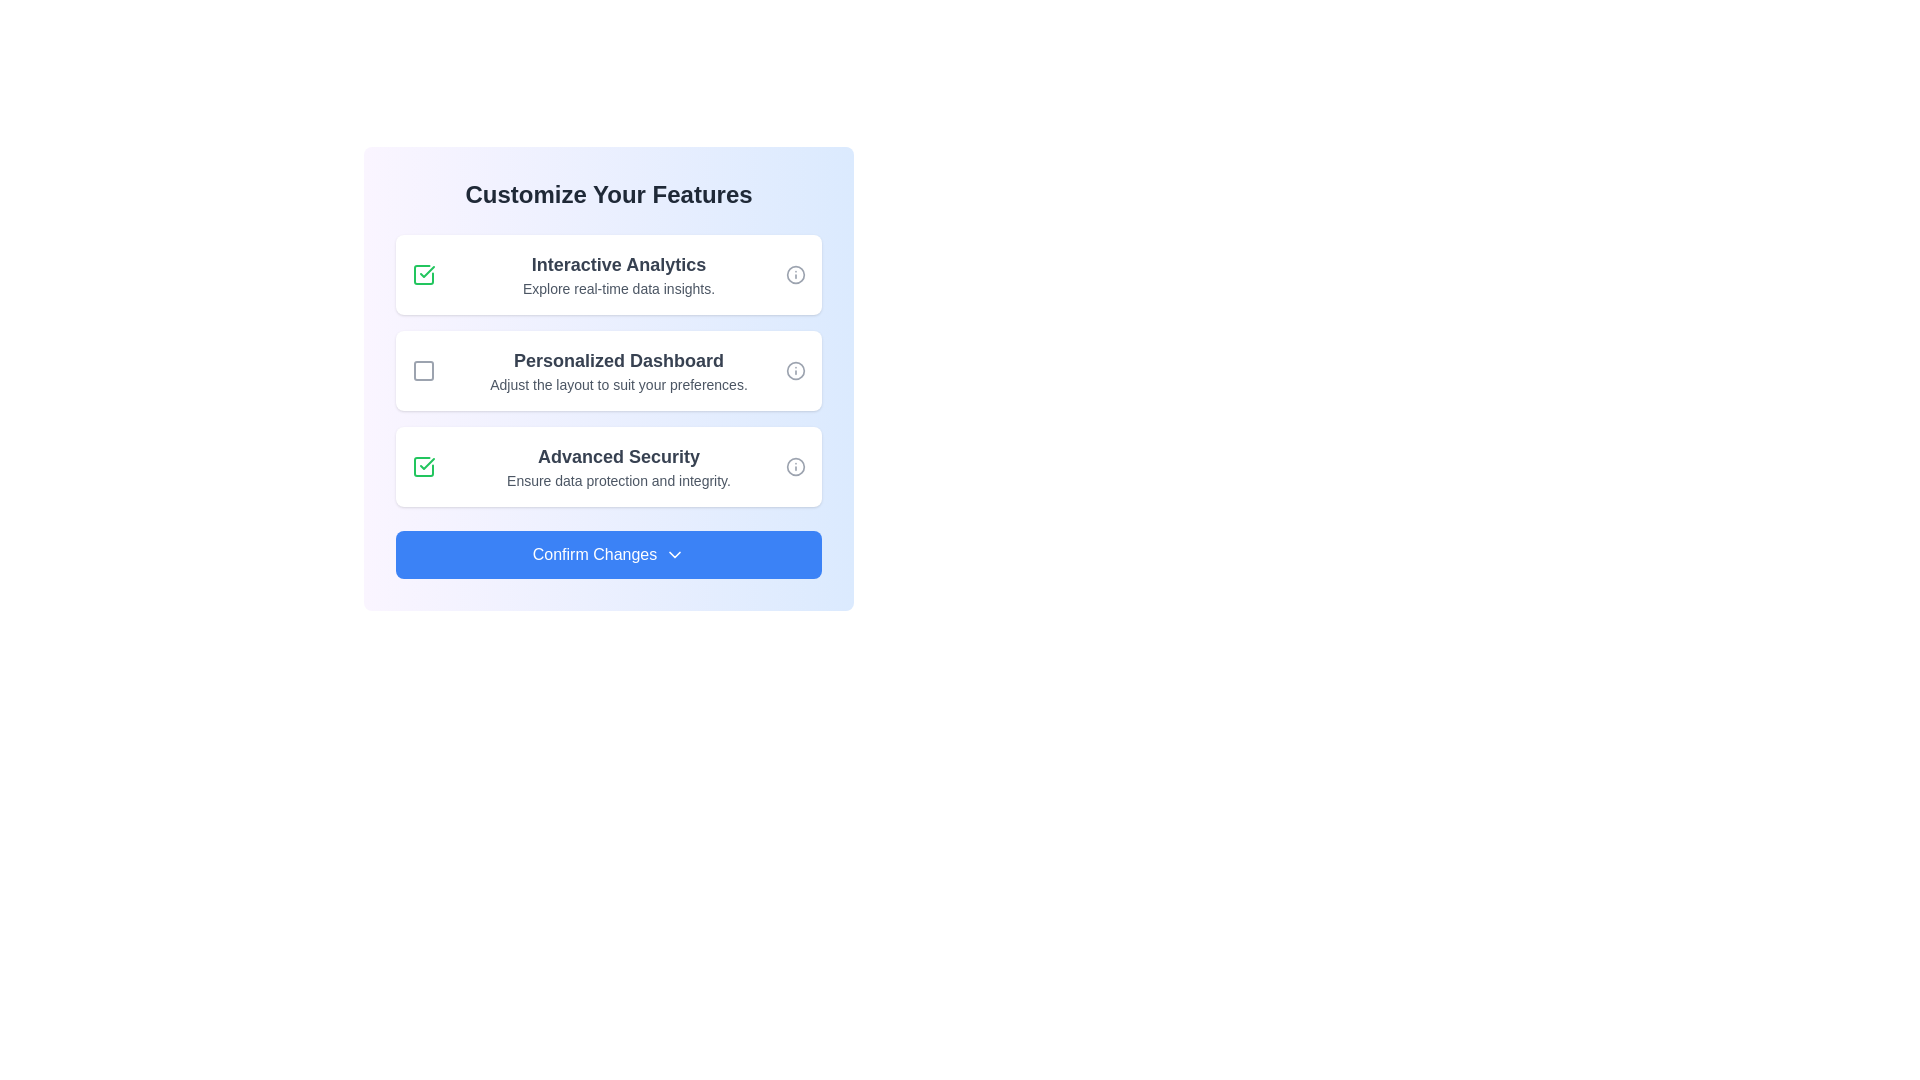  What do you see at coordinates (795, 370) in the screenshot?
I see `the information indicator icon located to the right of the 'Personalized Dashboard' text, which displays additional details when interacted with` at bounding box center [795, 370].